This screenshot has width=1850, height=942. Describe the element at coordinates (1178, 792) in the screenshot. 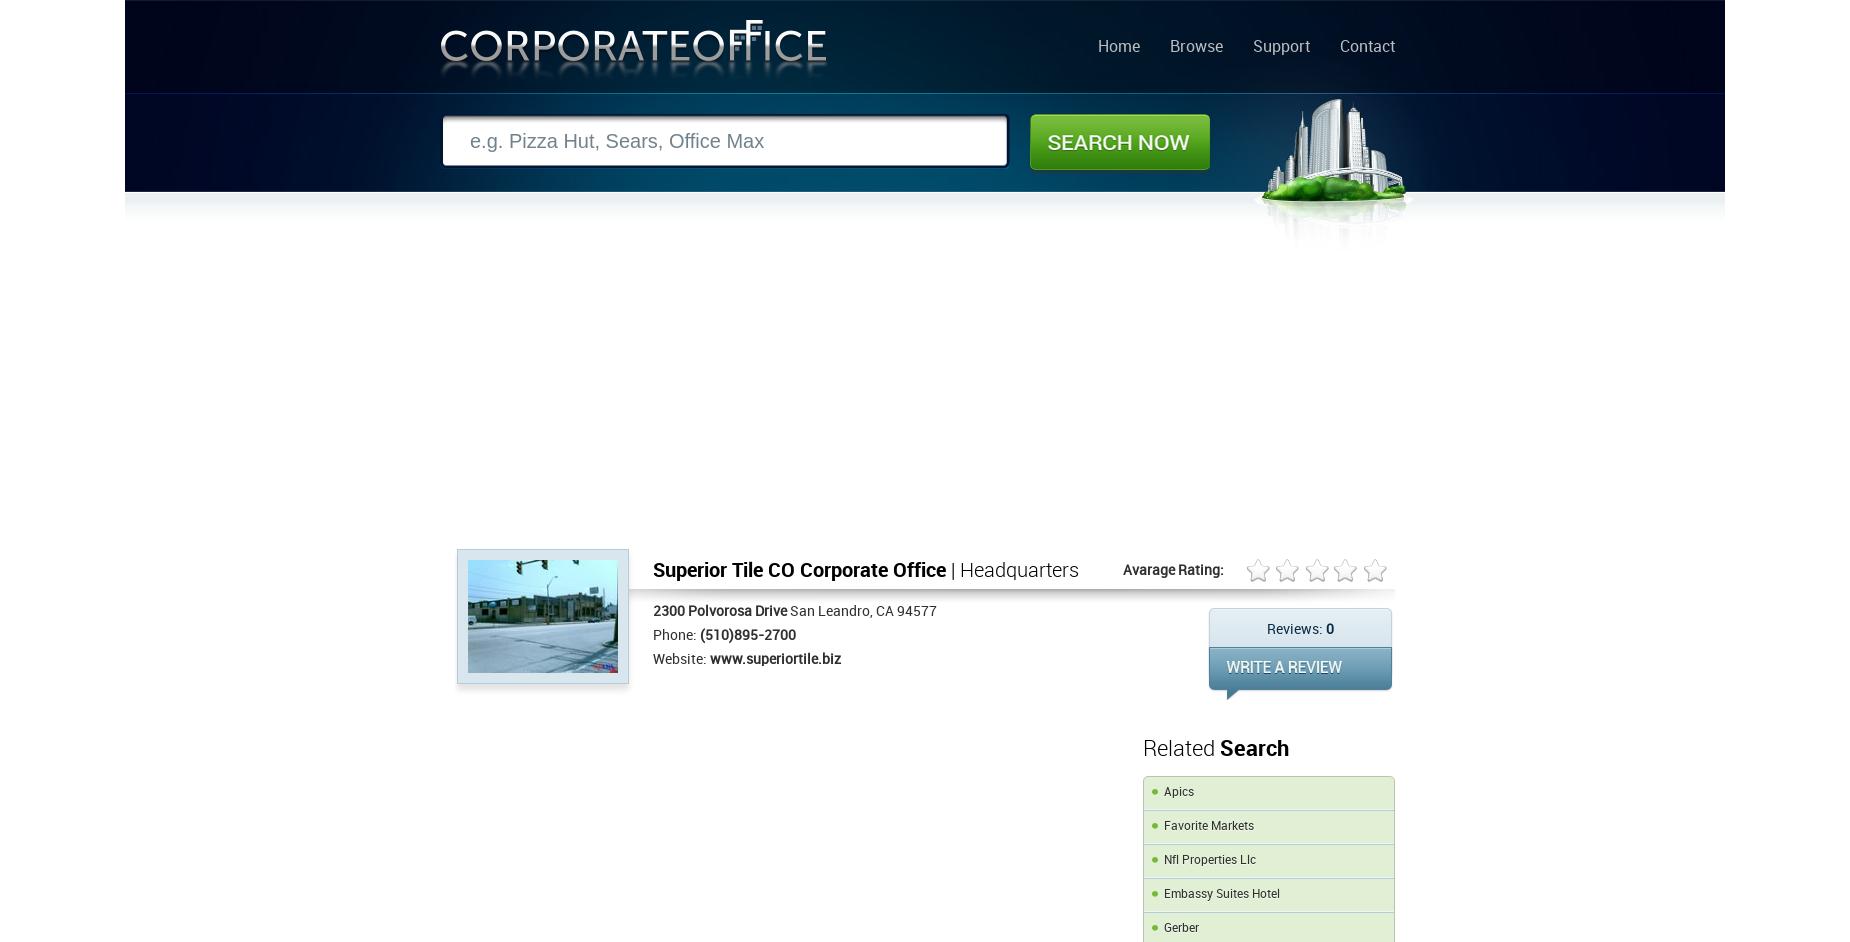

I see `'Apics'` at that location.